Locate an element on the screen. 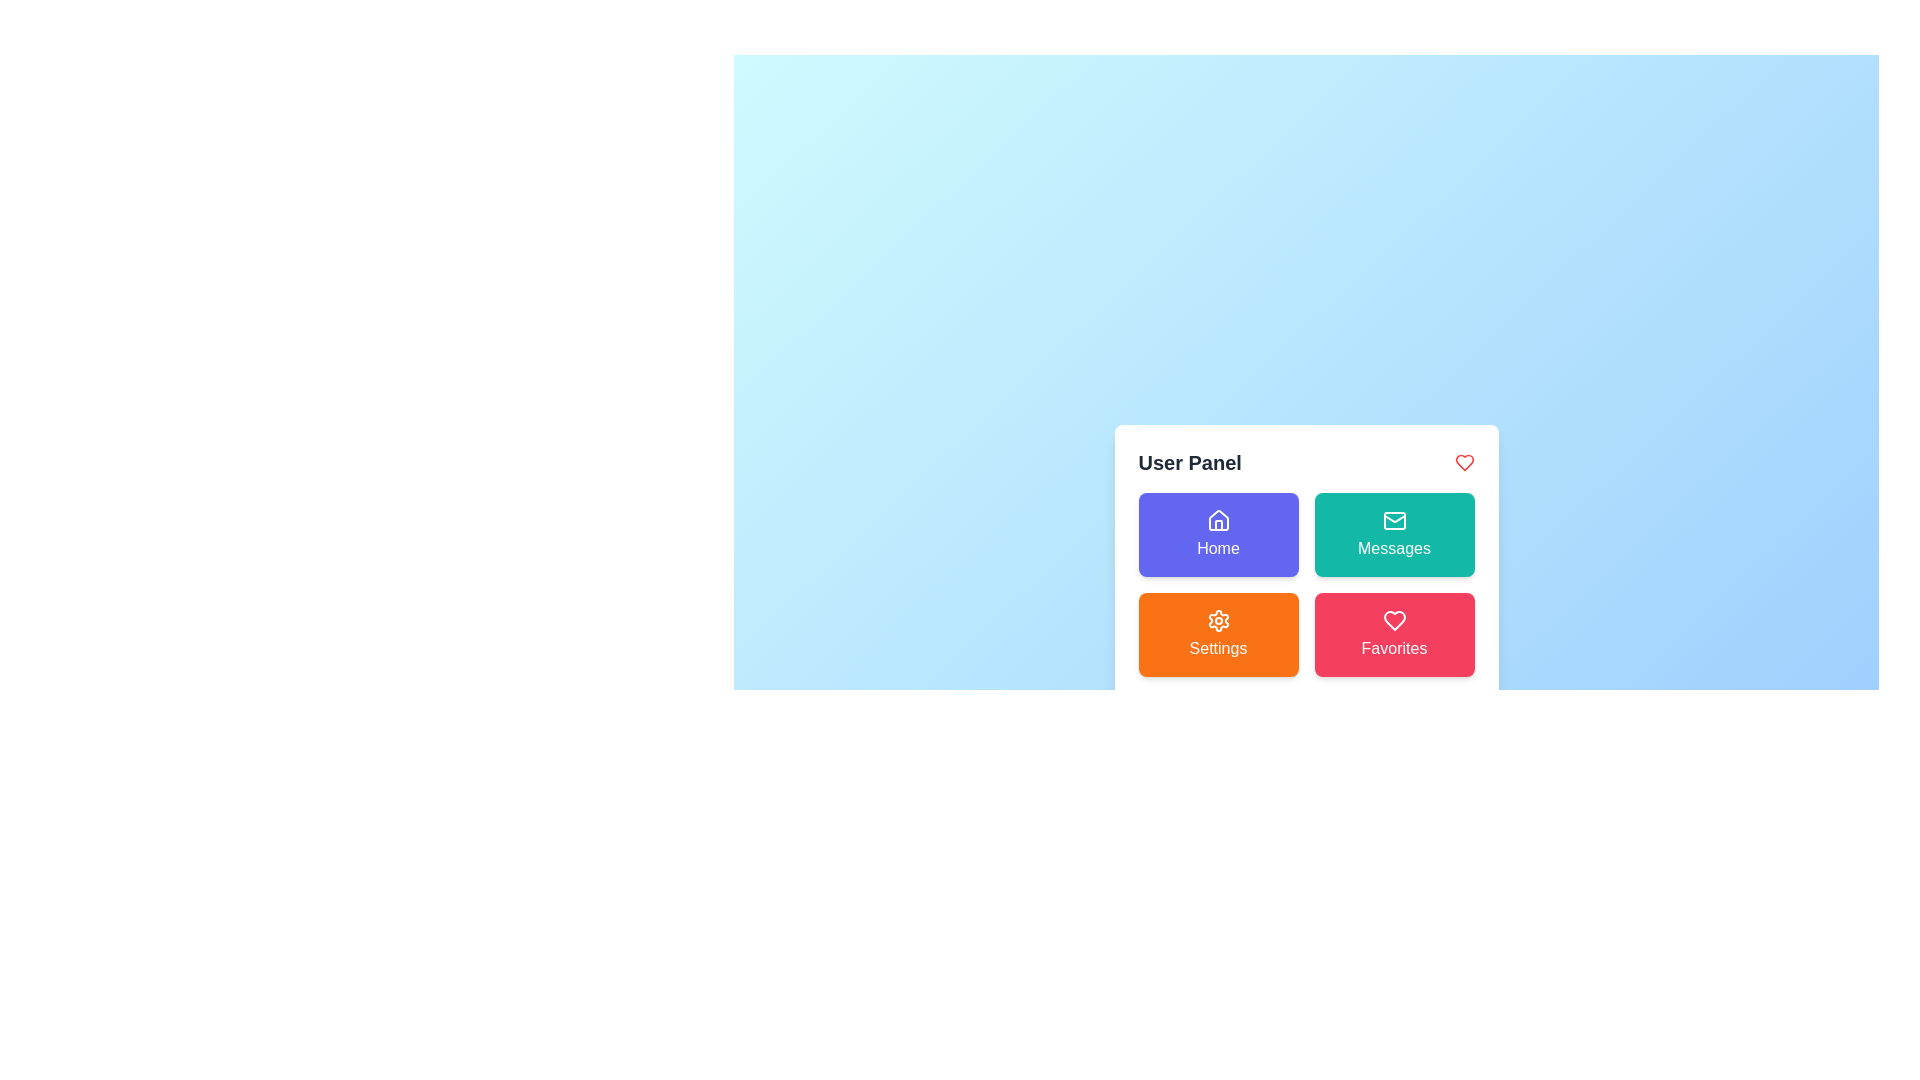 This screenshot has width=1920, height=1080. the 'Favorites' icon, which visually represents the functionality to manage favorite items, located above the text 'Favorites' in the bottom-right corner of the user interface is located at coordinates (1393, 620).